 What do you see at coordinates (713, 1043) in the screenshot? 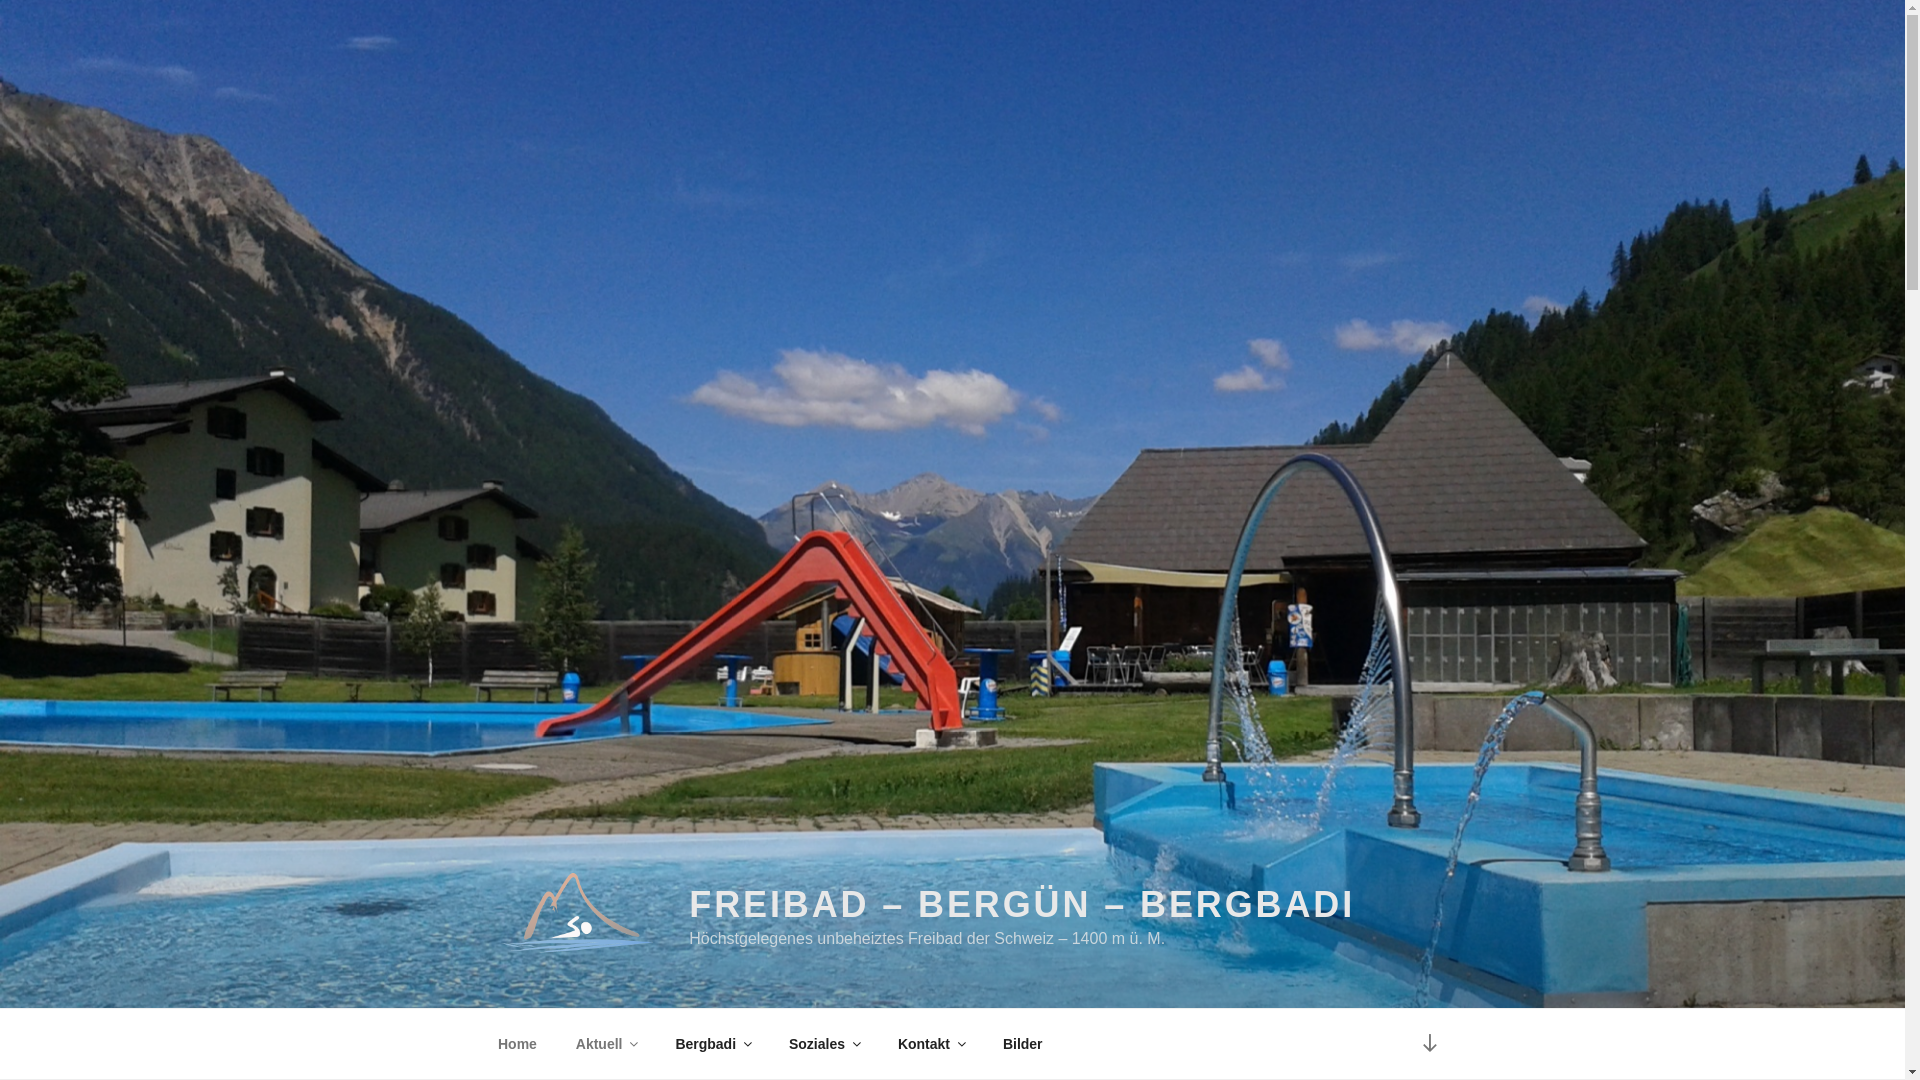
I see `'Bergbadi'` at bounding box center [713, 1043].